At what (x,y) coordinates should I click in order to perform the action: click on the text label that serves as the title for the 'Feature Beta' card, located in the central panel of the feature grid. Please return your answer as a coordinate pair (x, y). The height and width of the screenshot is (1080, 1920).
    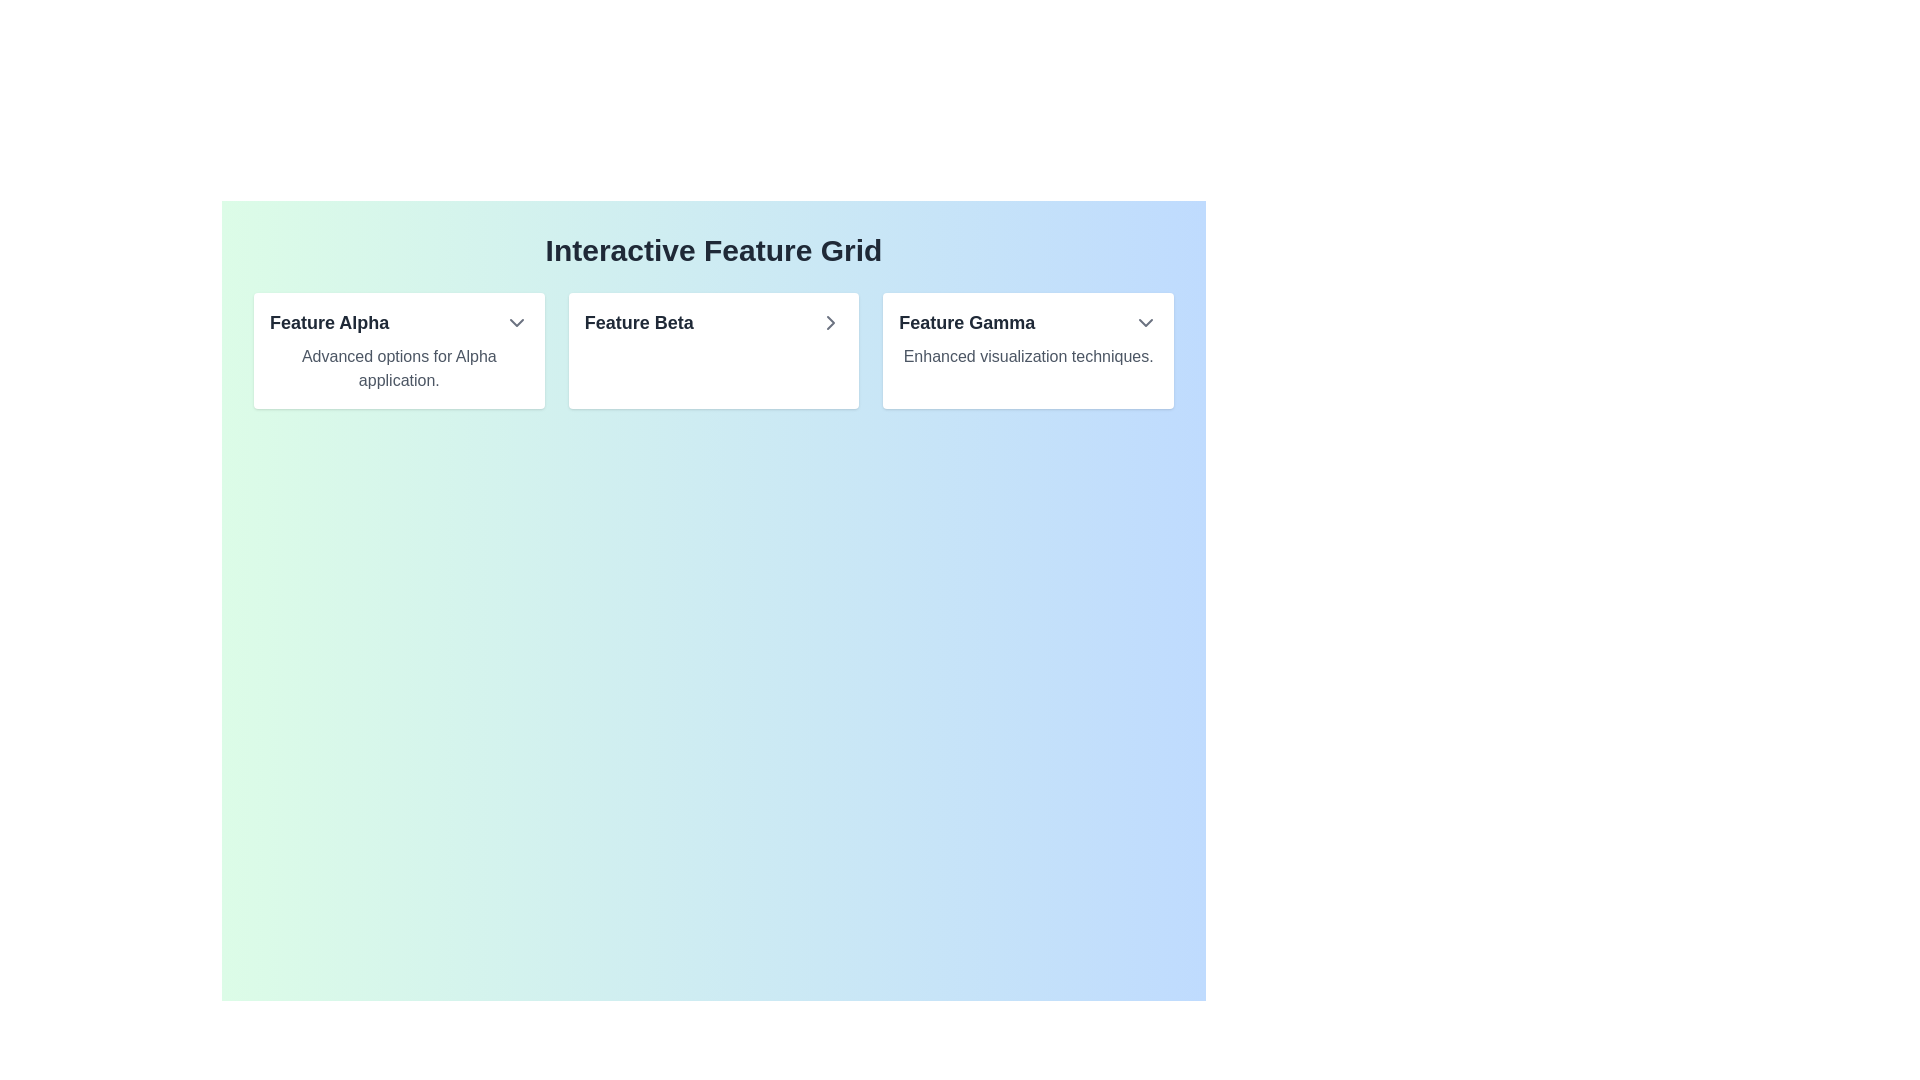
    Looking at the image, I should click on (638, 322).